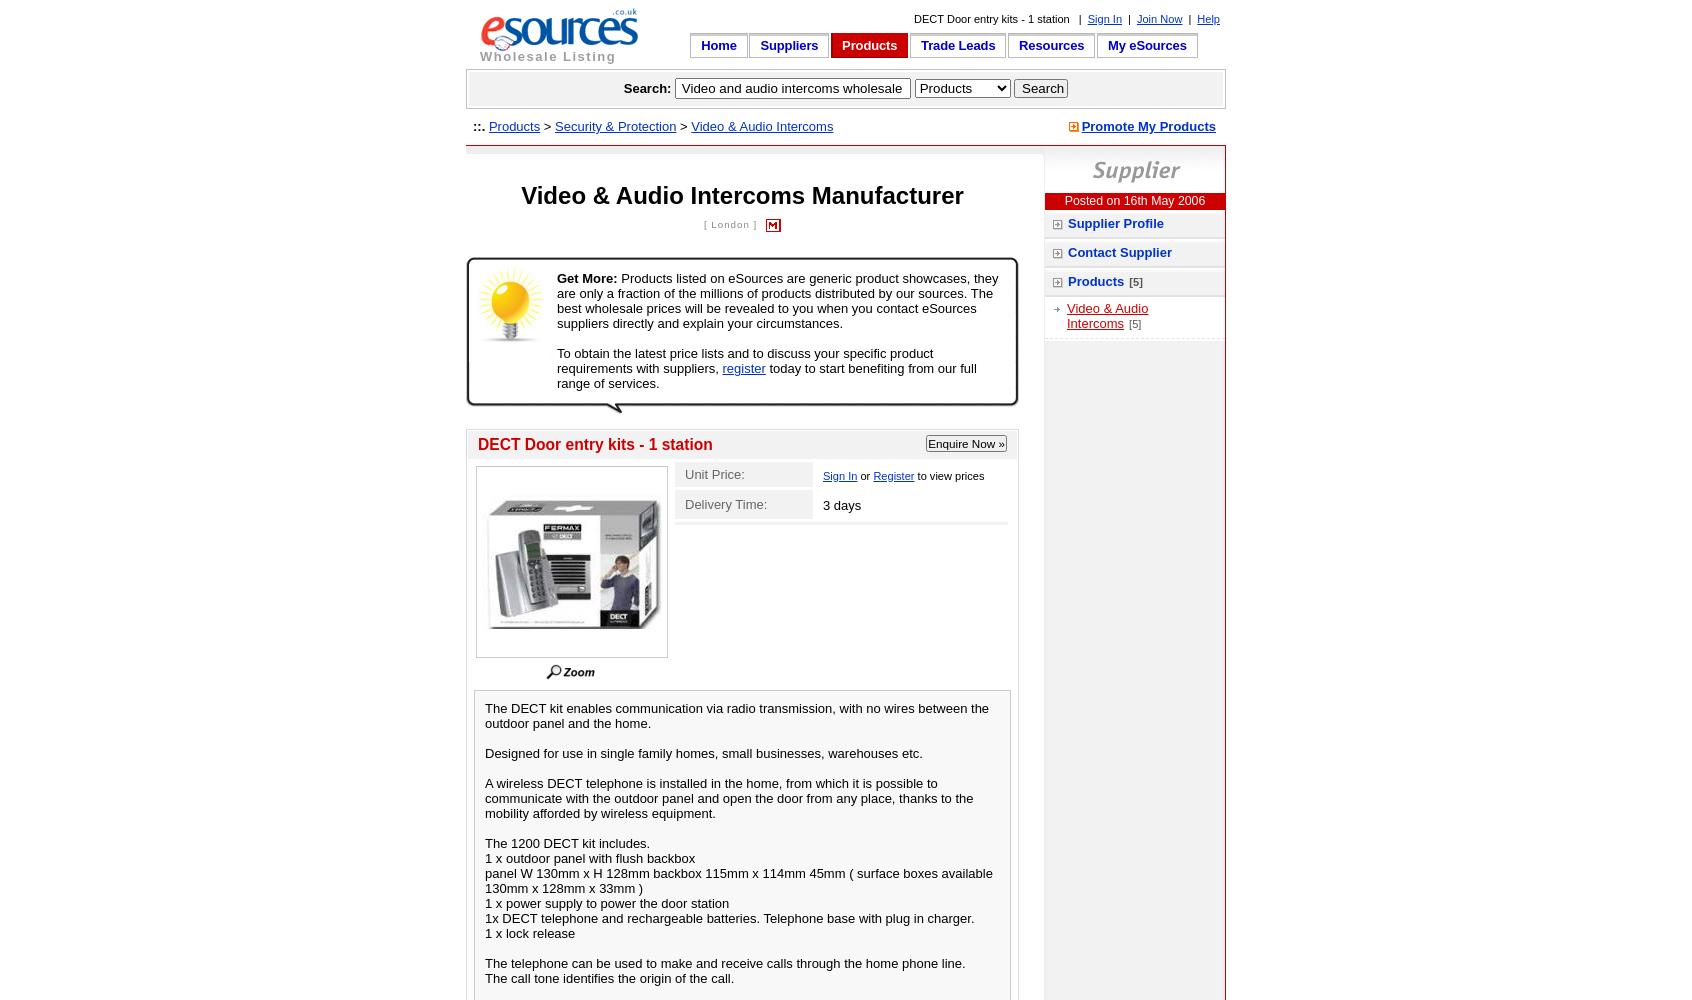 The width and height of the screenshot is (1692, 1000). I want to click on '::.', so click(478, 126).